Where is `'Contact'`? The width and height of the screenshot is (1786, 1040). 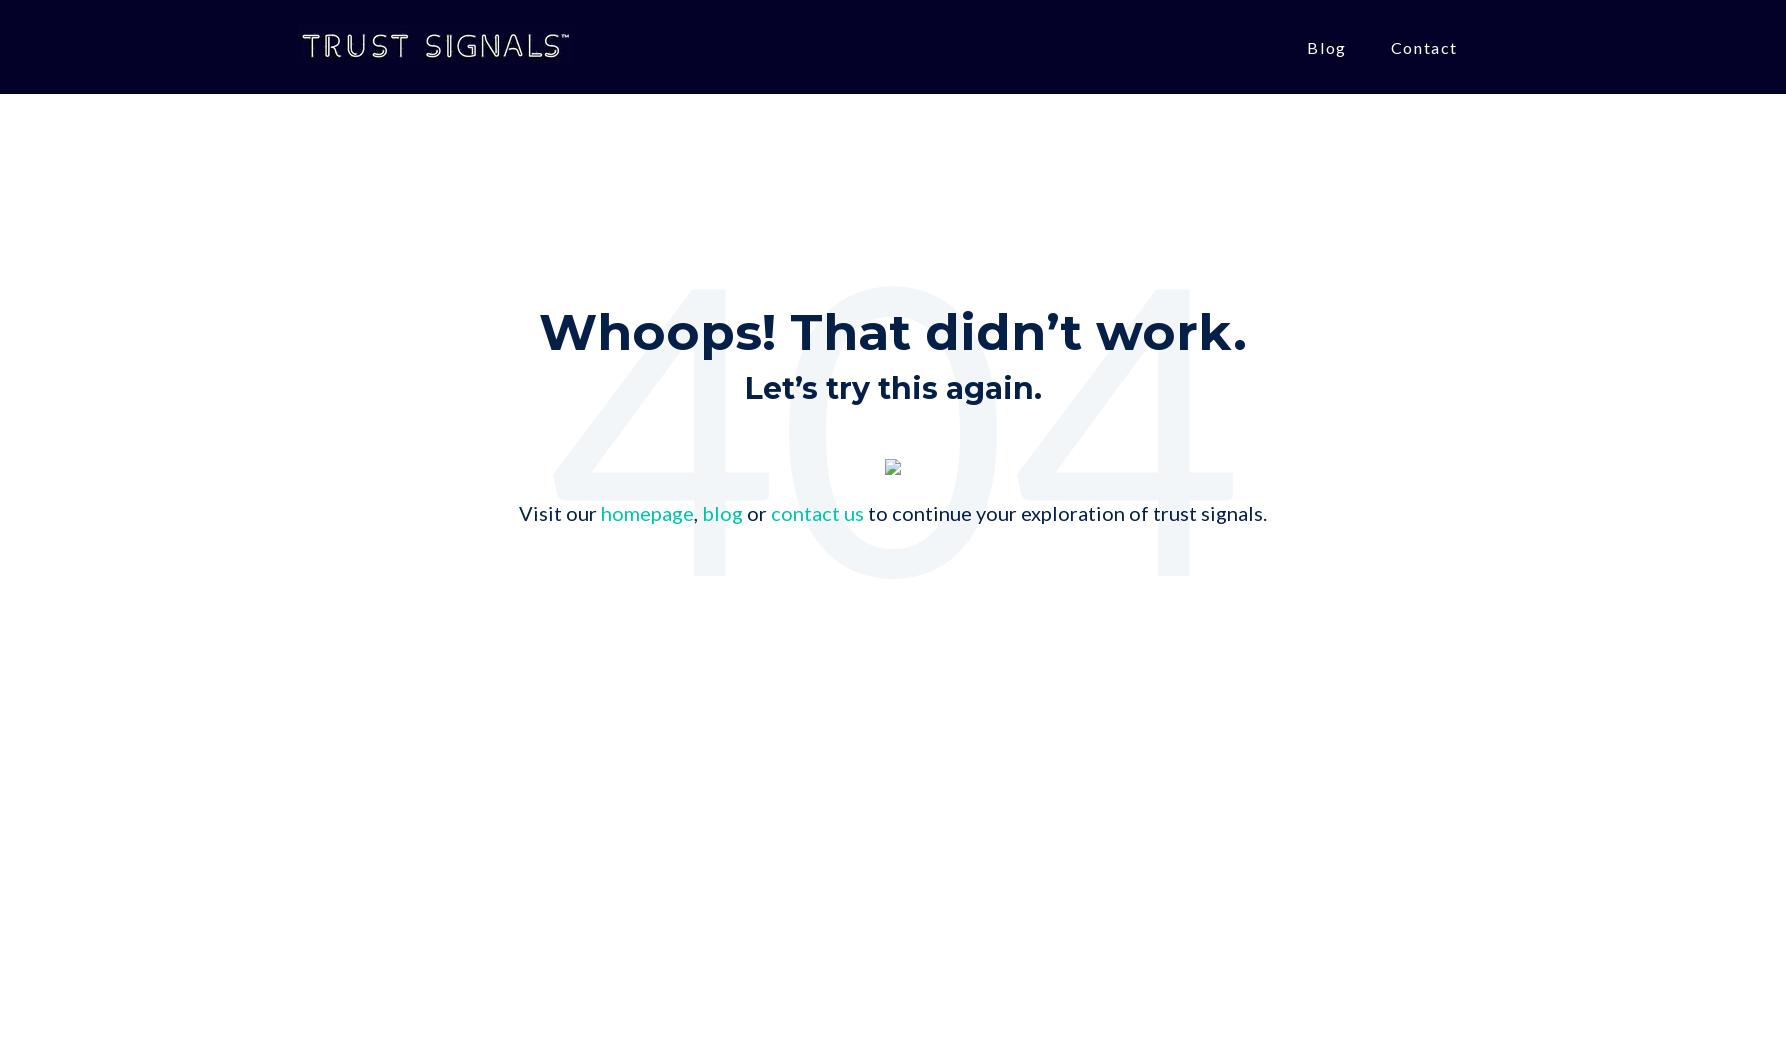
'Contact' is located at coordinates (1422, 46).